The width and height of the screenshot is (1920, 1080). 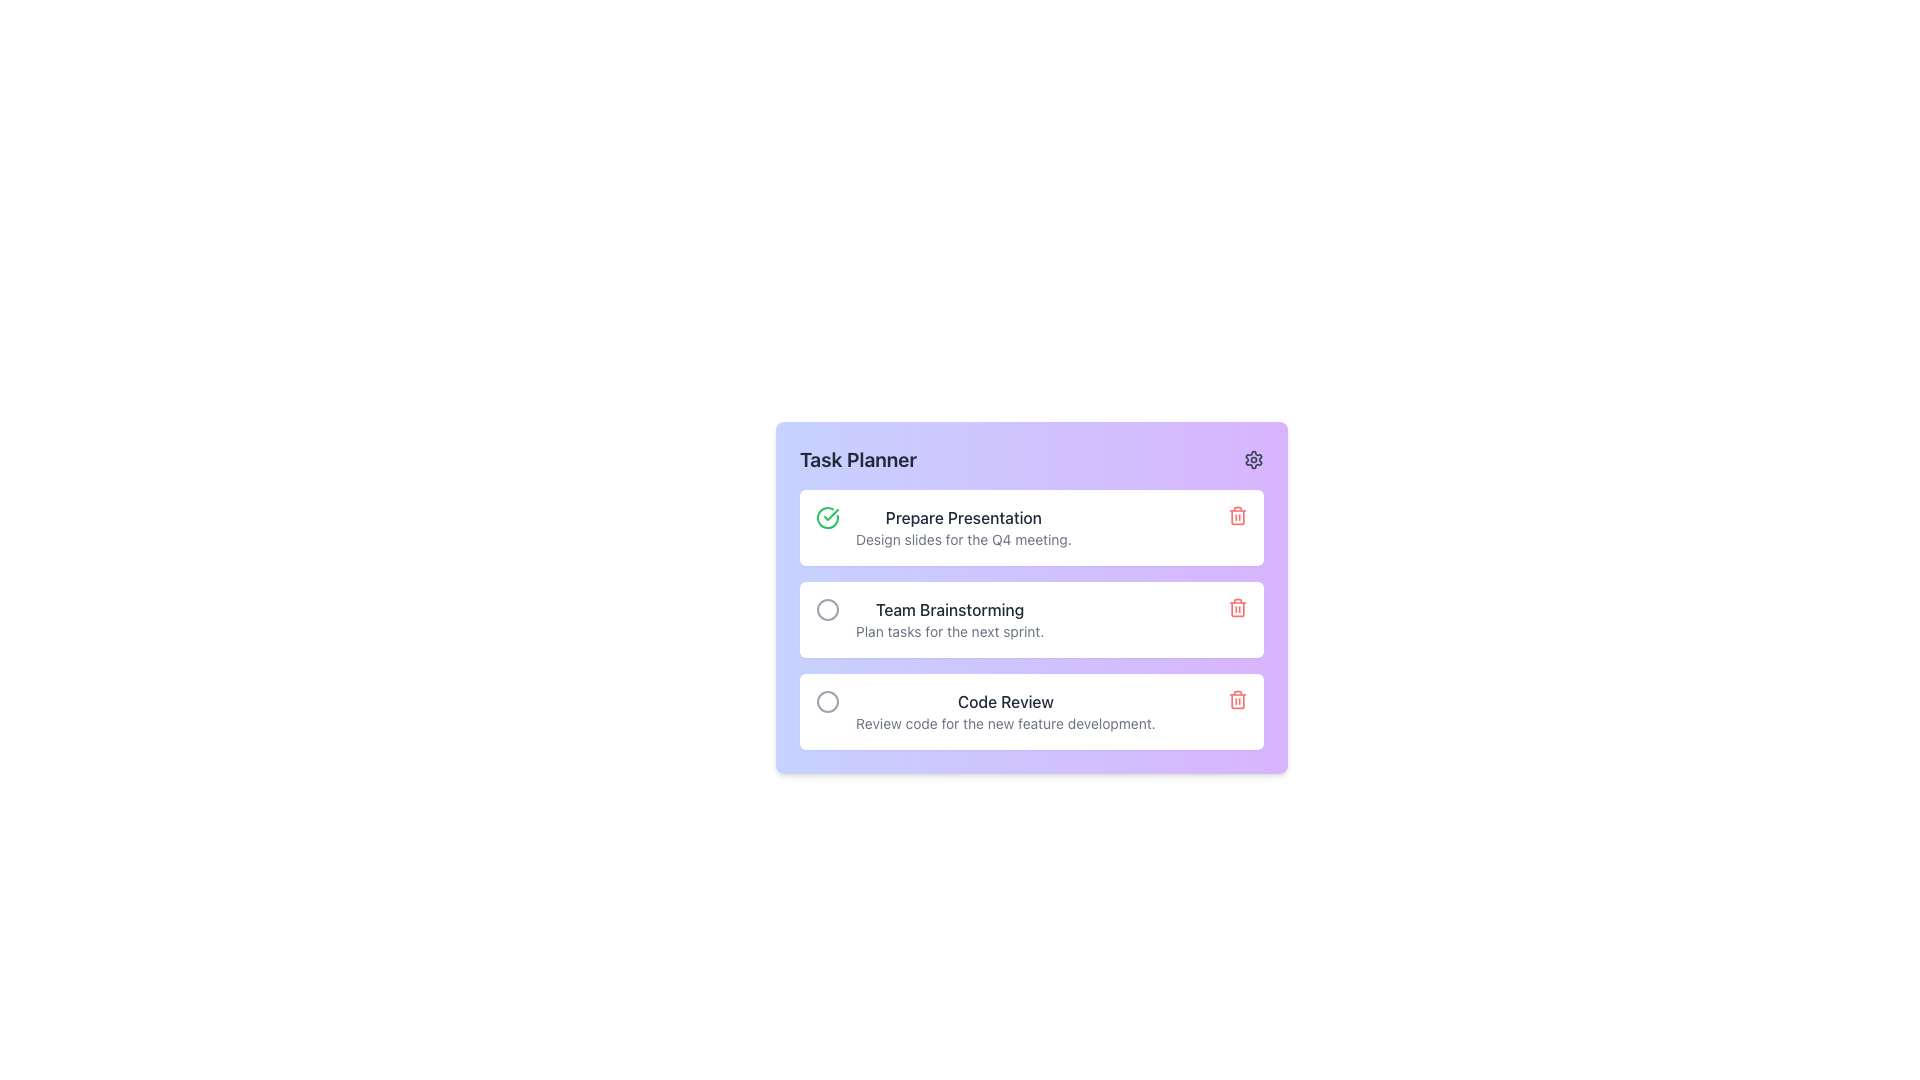 What do you see at coordinates (1252, 459) in the screenshot?
I see `the gear-shaped icon located at the top right corner of the task management interface` at bounding box center [1252, 459].